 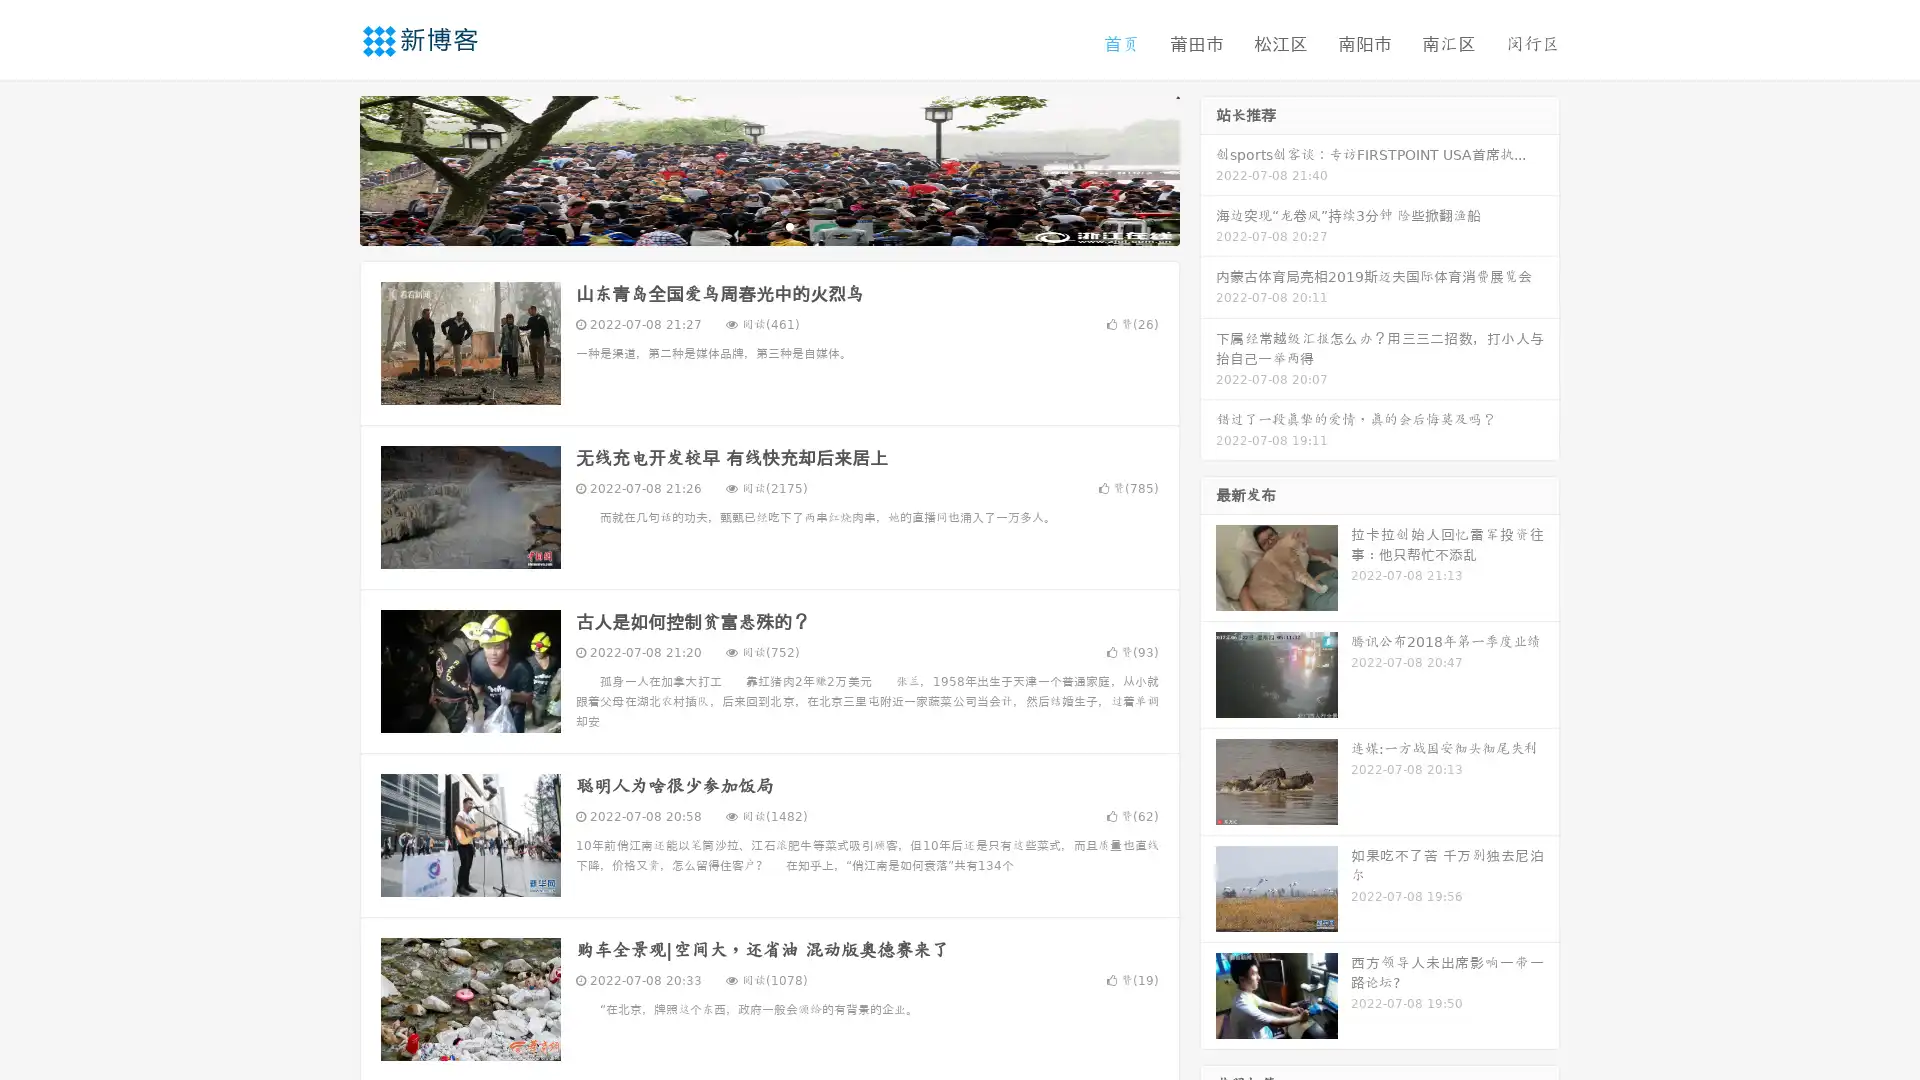 What do you see at coordinates (768, 225) in the screenshot?
I see `Go to slide 2` at bounding box center [768, 225].